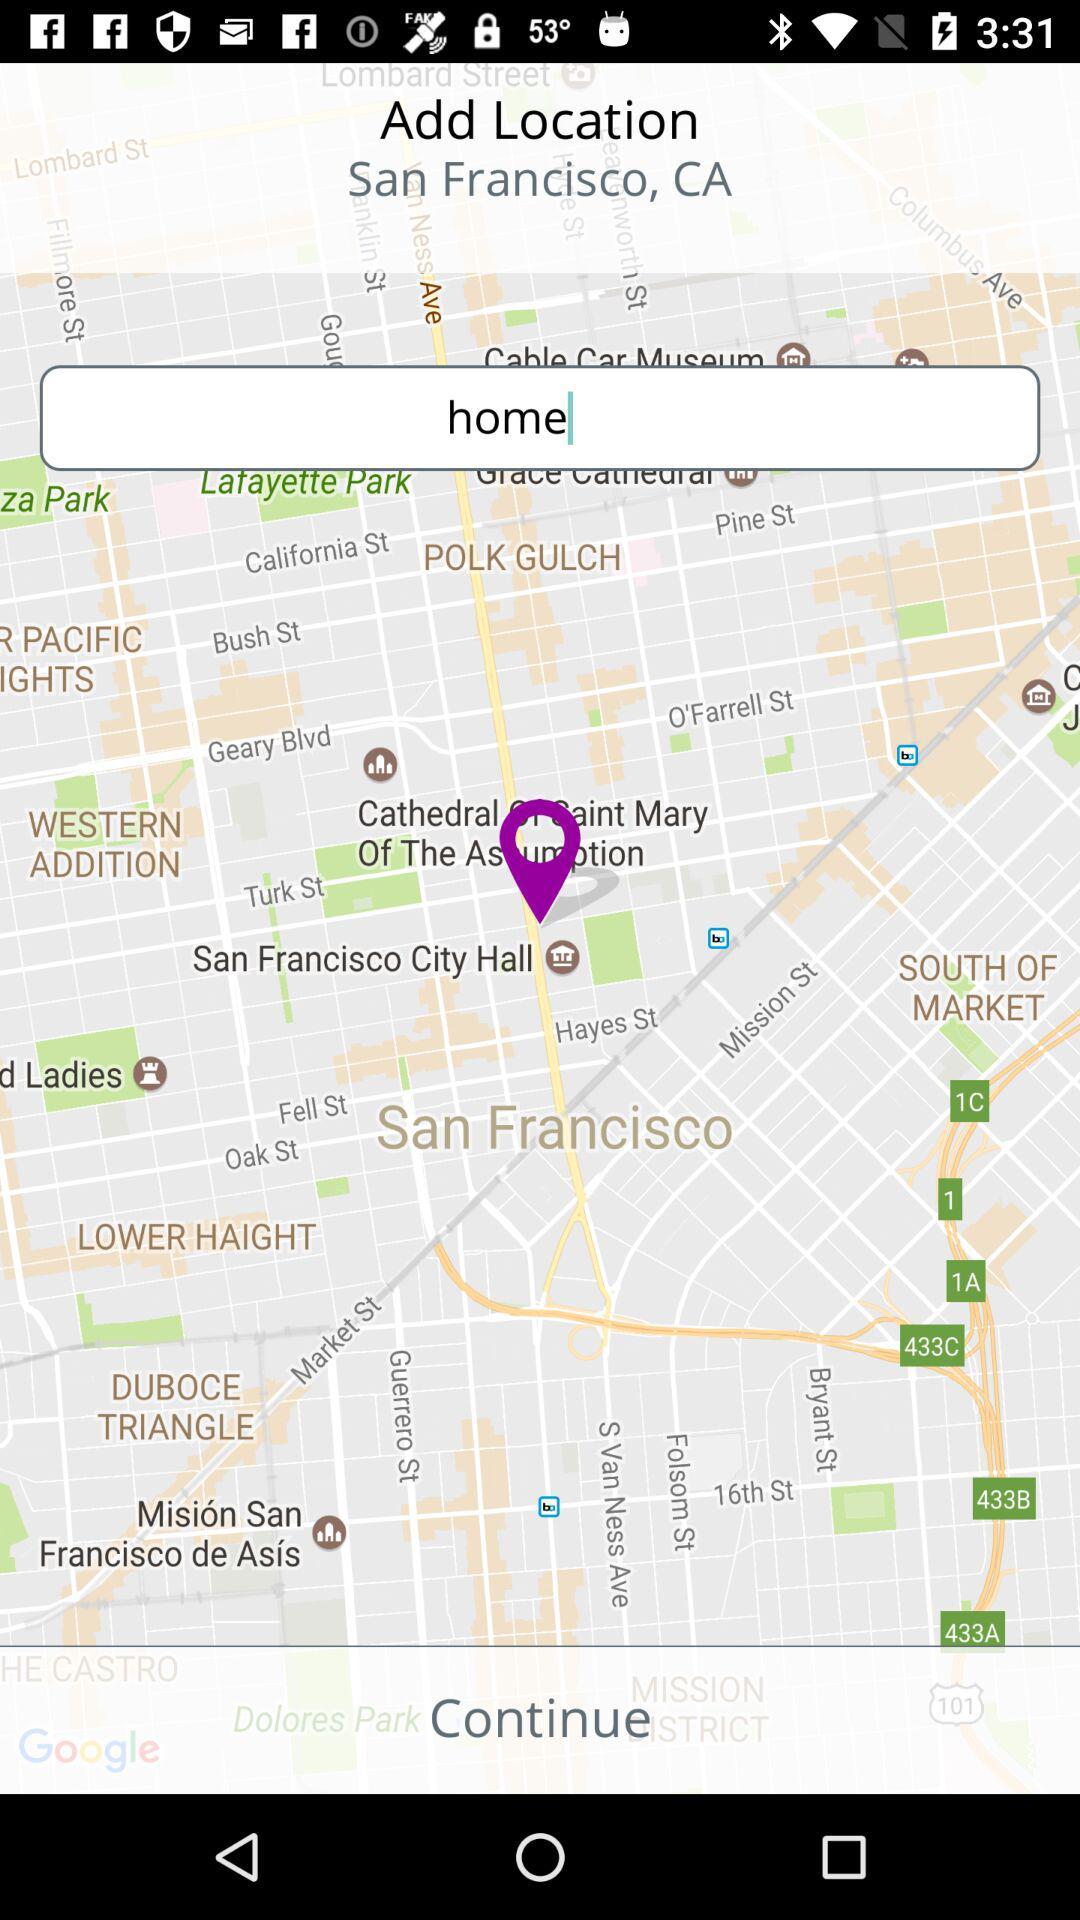  Describe the element at coordinates (131, 240) in the screenshot. I see `map` at that location.